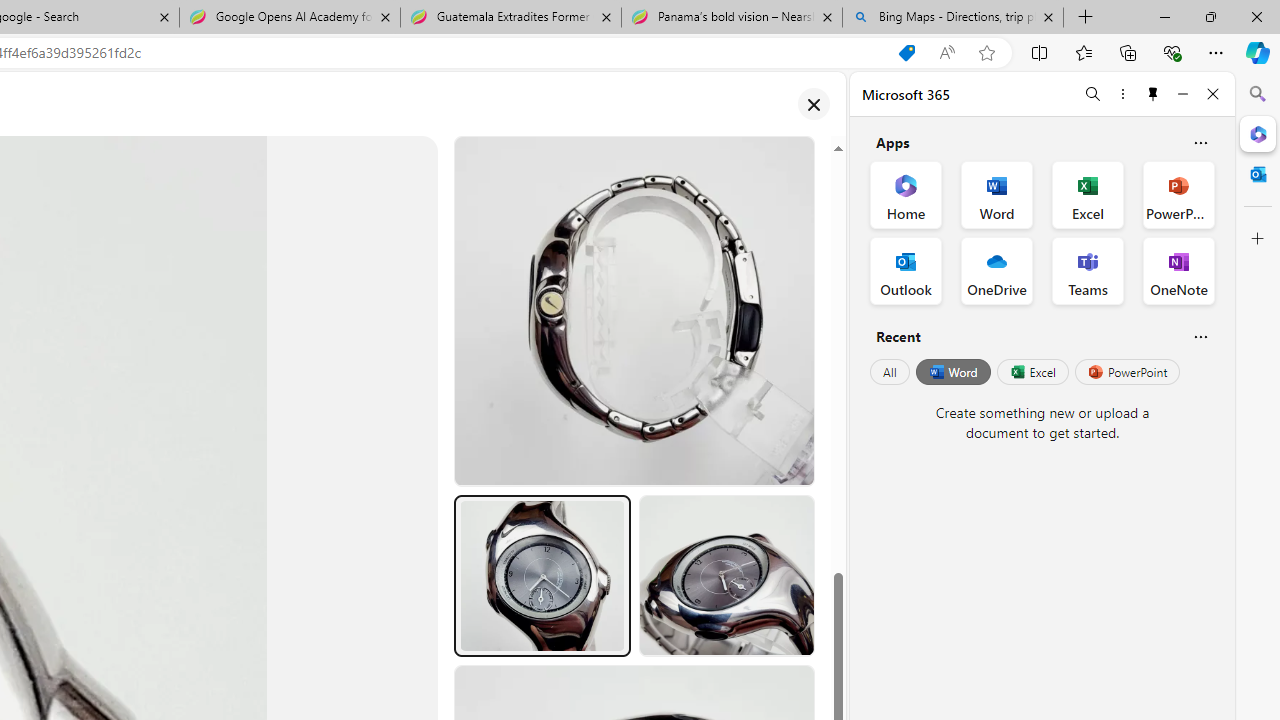 Image resolution: width=1280 pixels, height=720 pixels. What do you see at coordinates (905, 195) in the screenshot?
I see `'Home Office App'` at bounding box center [905, 195].